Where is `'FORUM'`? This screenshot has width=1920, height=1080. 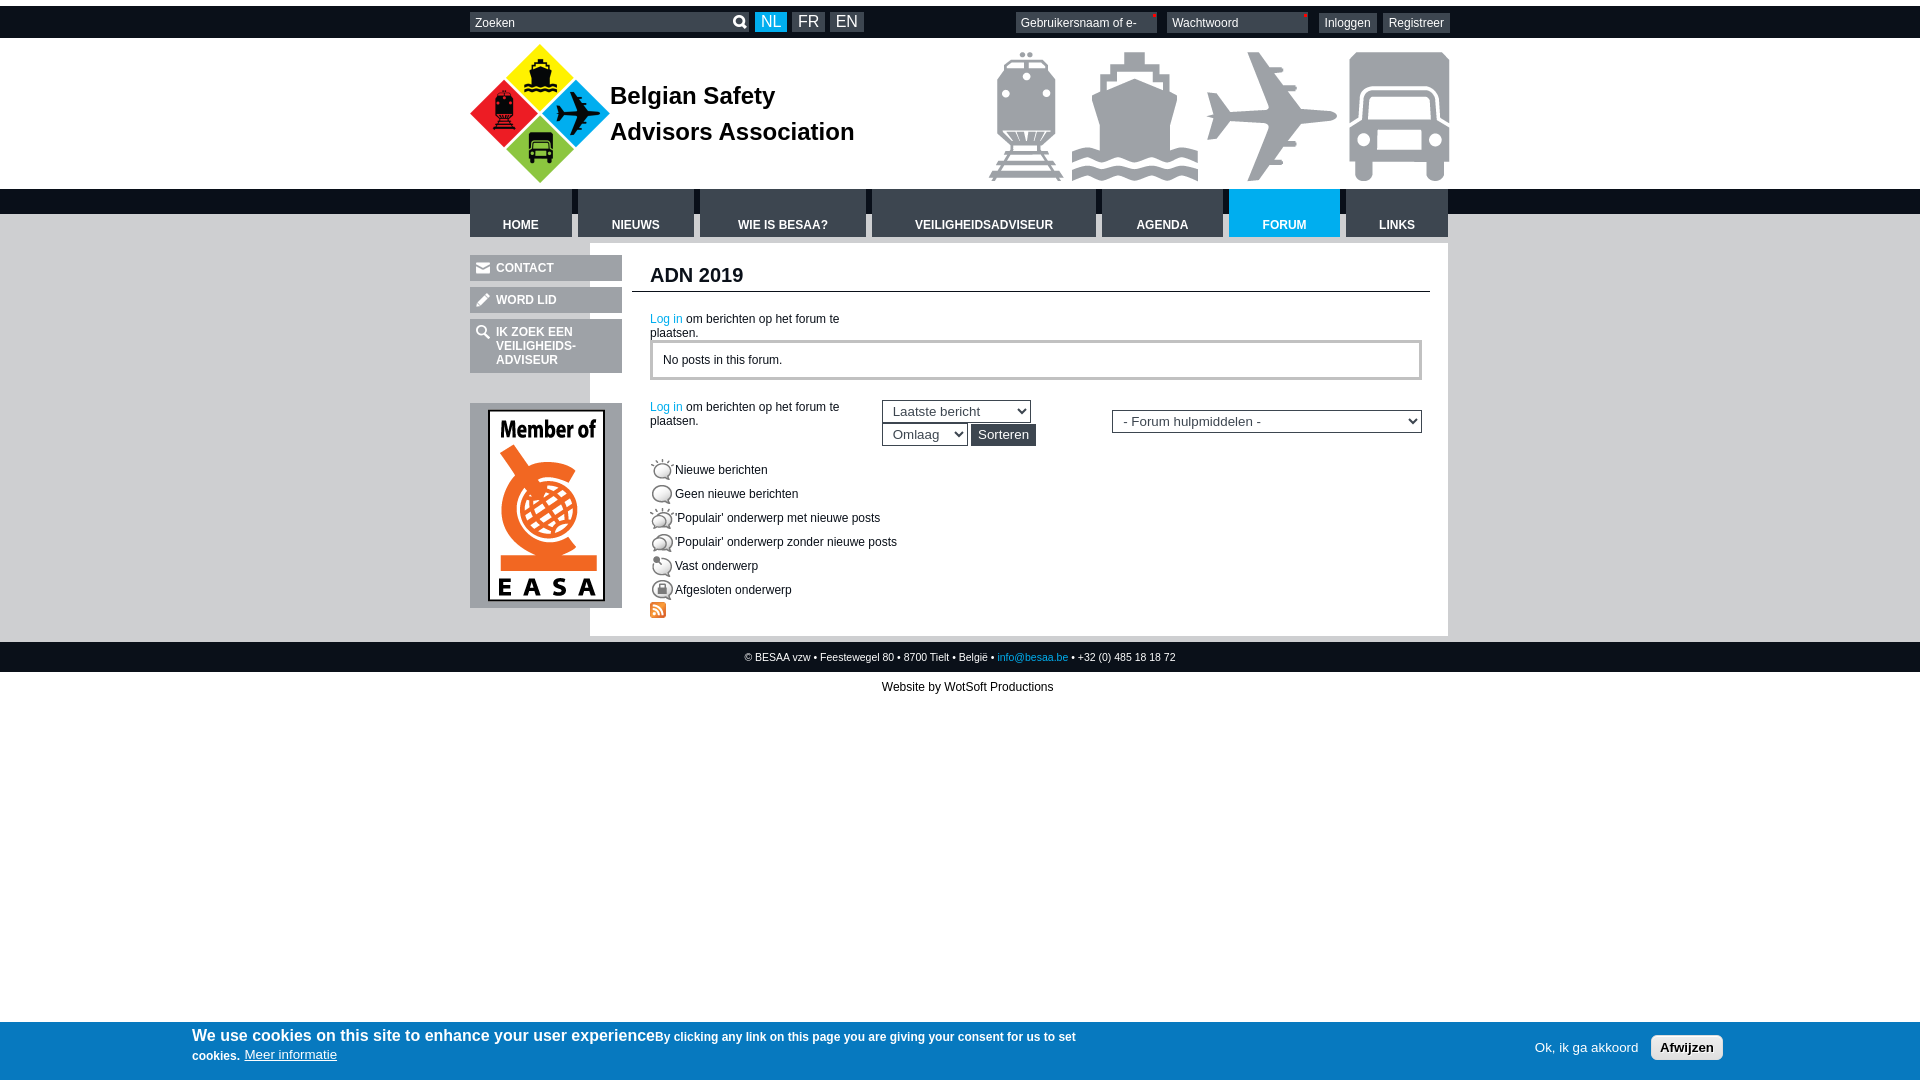 'FORUM' is located at coordinates (1227, 212).